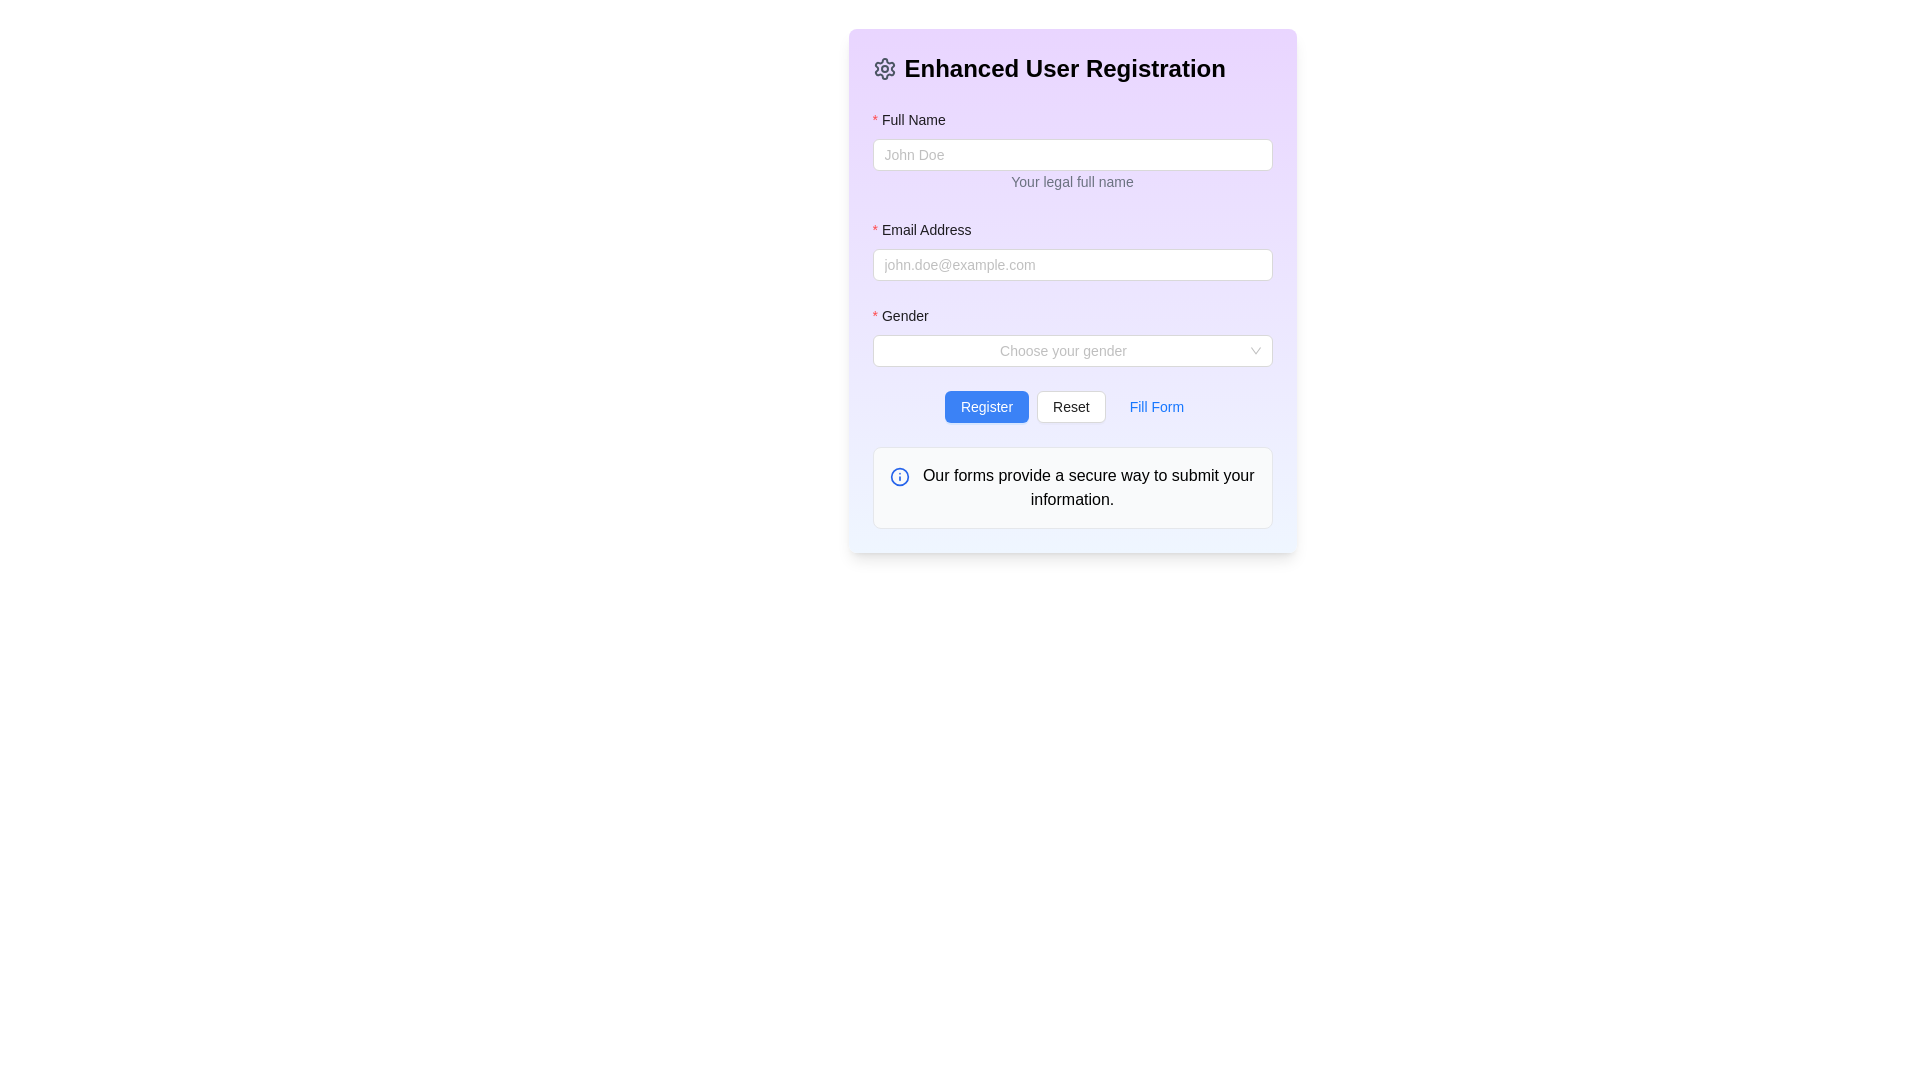 This screenshot has width=1920, height=1080. I want to click on information displayed on the 'Full Name' label, which is indicated by a red marker suggesting it is a required input field, so click(1071, 123).